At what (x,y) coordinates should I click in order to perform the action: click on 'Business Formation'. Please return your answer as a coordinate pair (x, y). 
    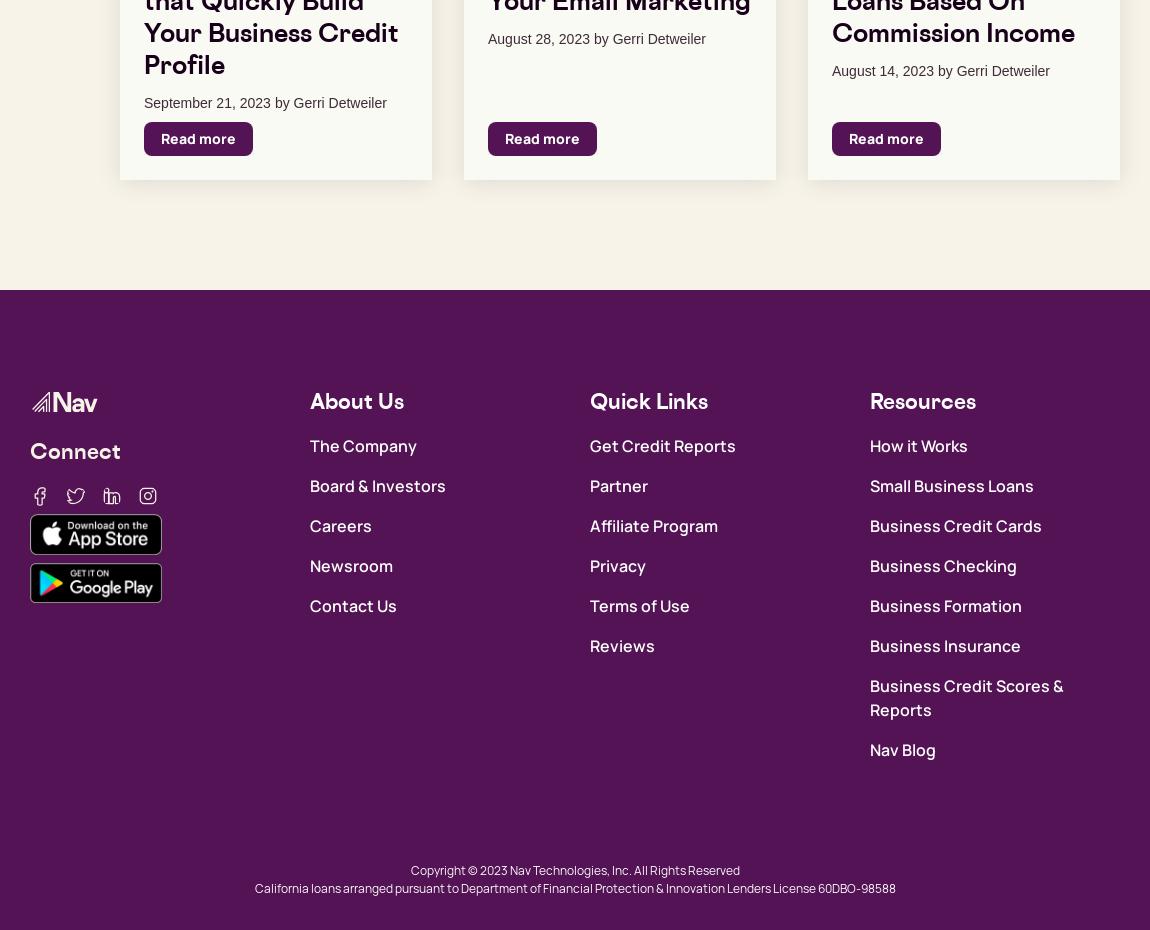
    Looking at the image, I should click on (945, 605).